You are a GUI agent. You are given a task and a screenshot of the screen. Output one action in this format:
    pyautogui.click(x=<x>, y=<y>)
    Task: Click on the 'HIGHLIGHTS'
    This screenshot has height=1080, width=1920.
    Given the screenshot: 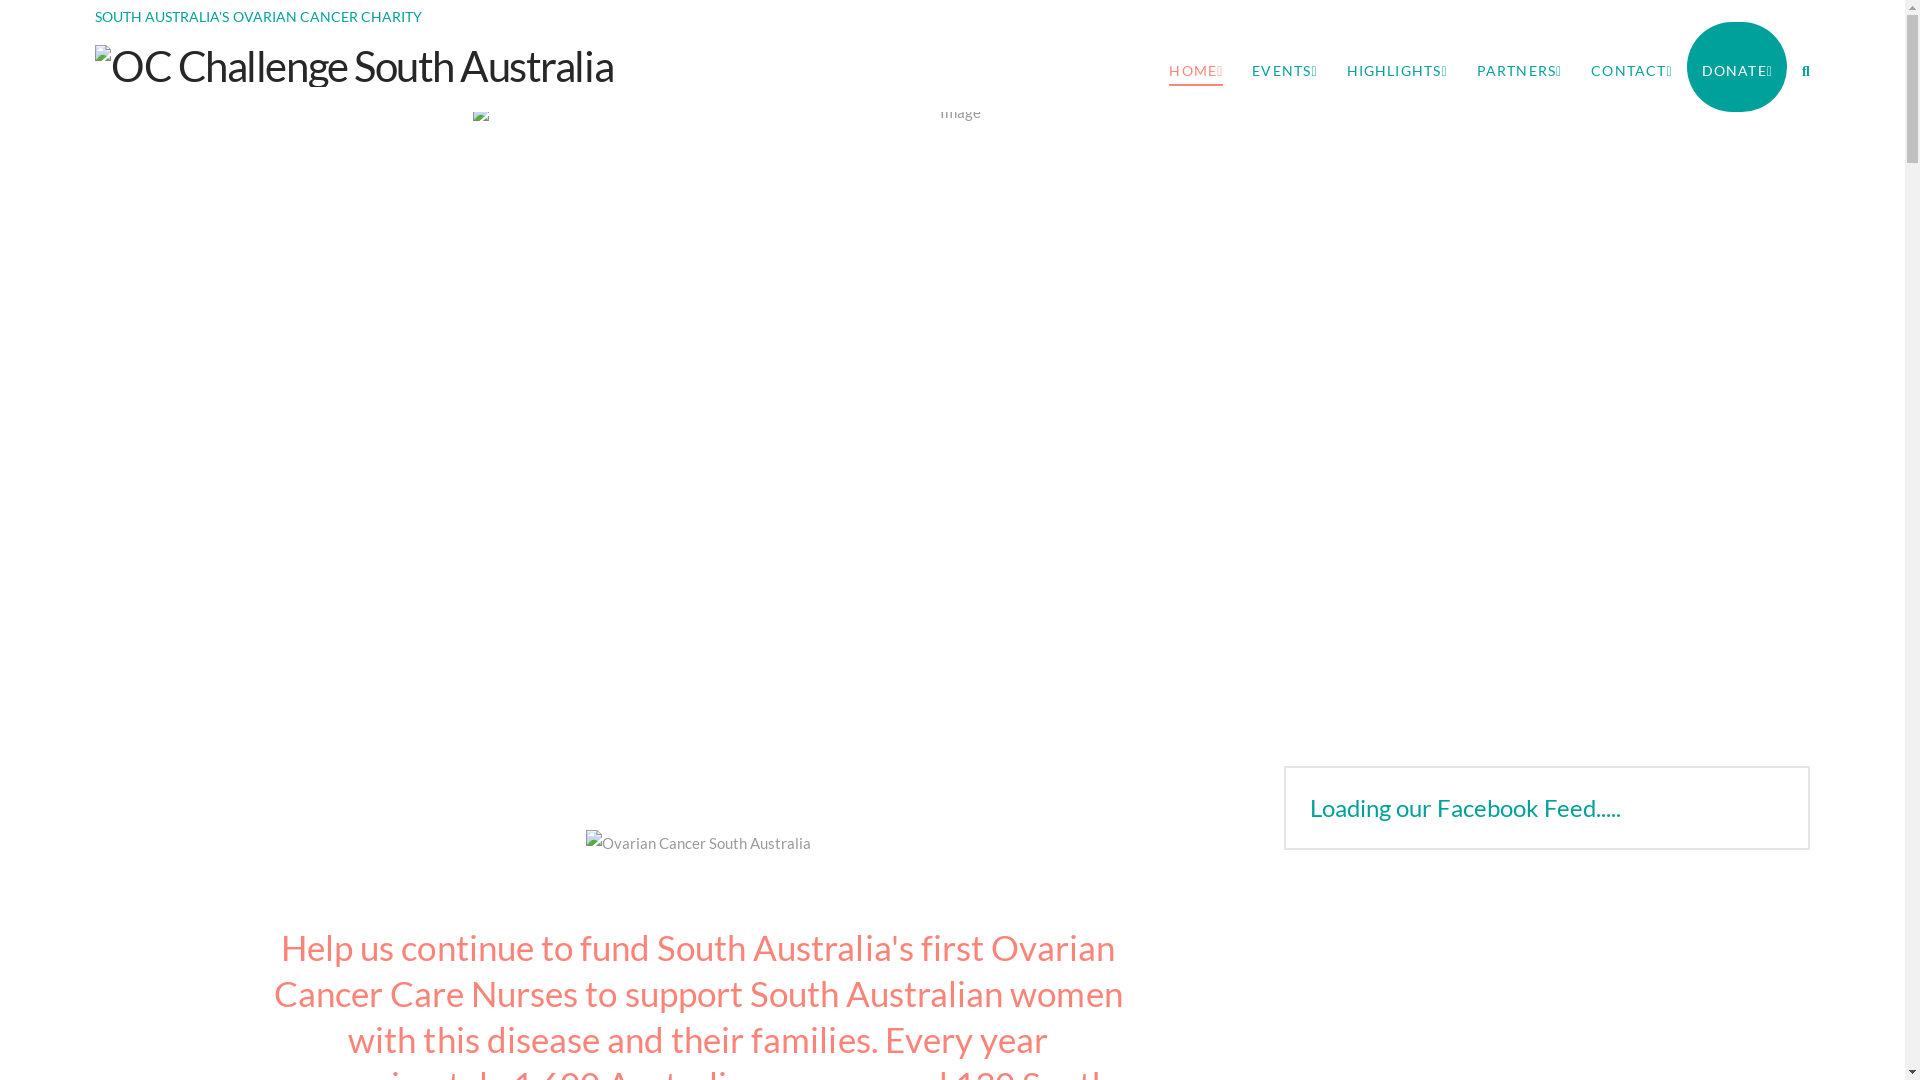 What is the action you would take?
    pyautogui.click(x=1395, y=65)
    